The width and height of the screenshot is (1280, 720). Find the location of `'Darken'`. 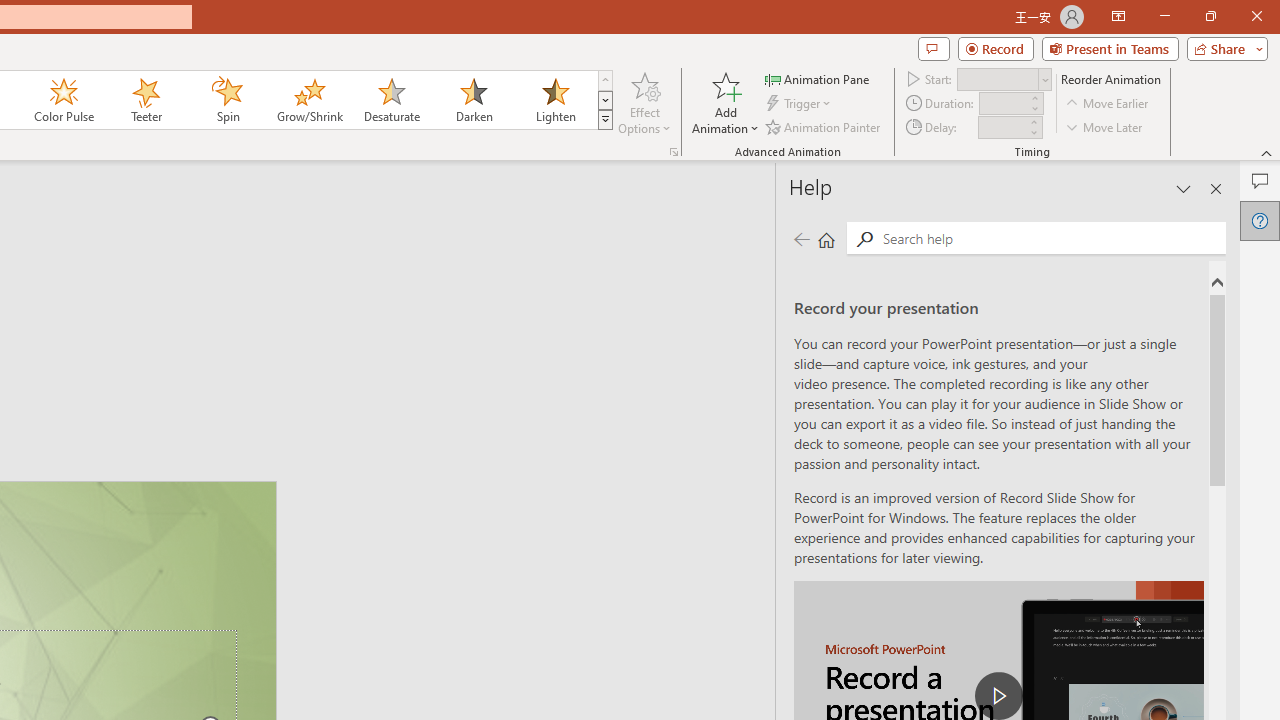

'Darken' is located at coordinates (472, 100).